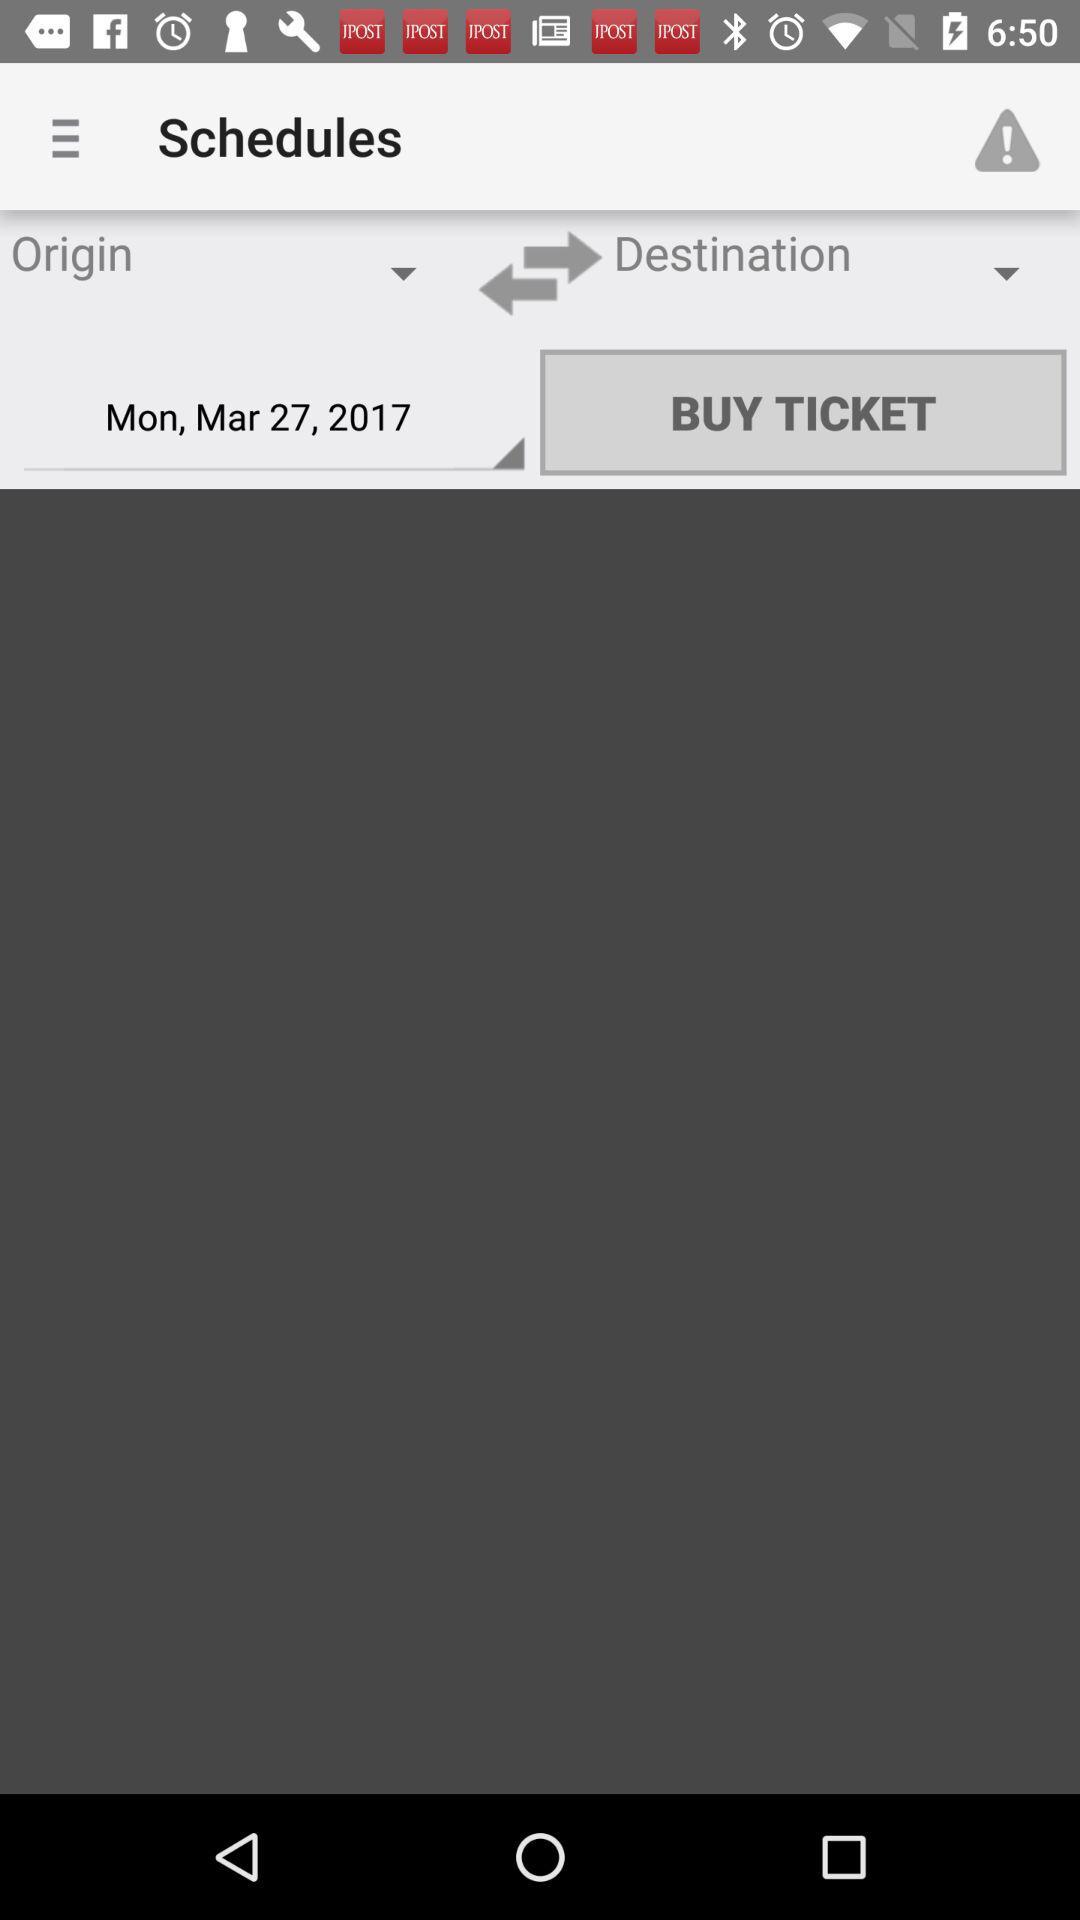  Describe the element at coordinates (274, 416) in the screenshot. I see `mon mar 27` at that location.